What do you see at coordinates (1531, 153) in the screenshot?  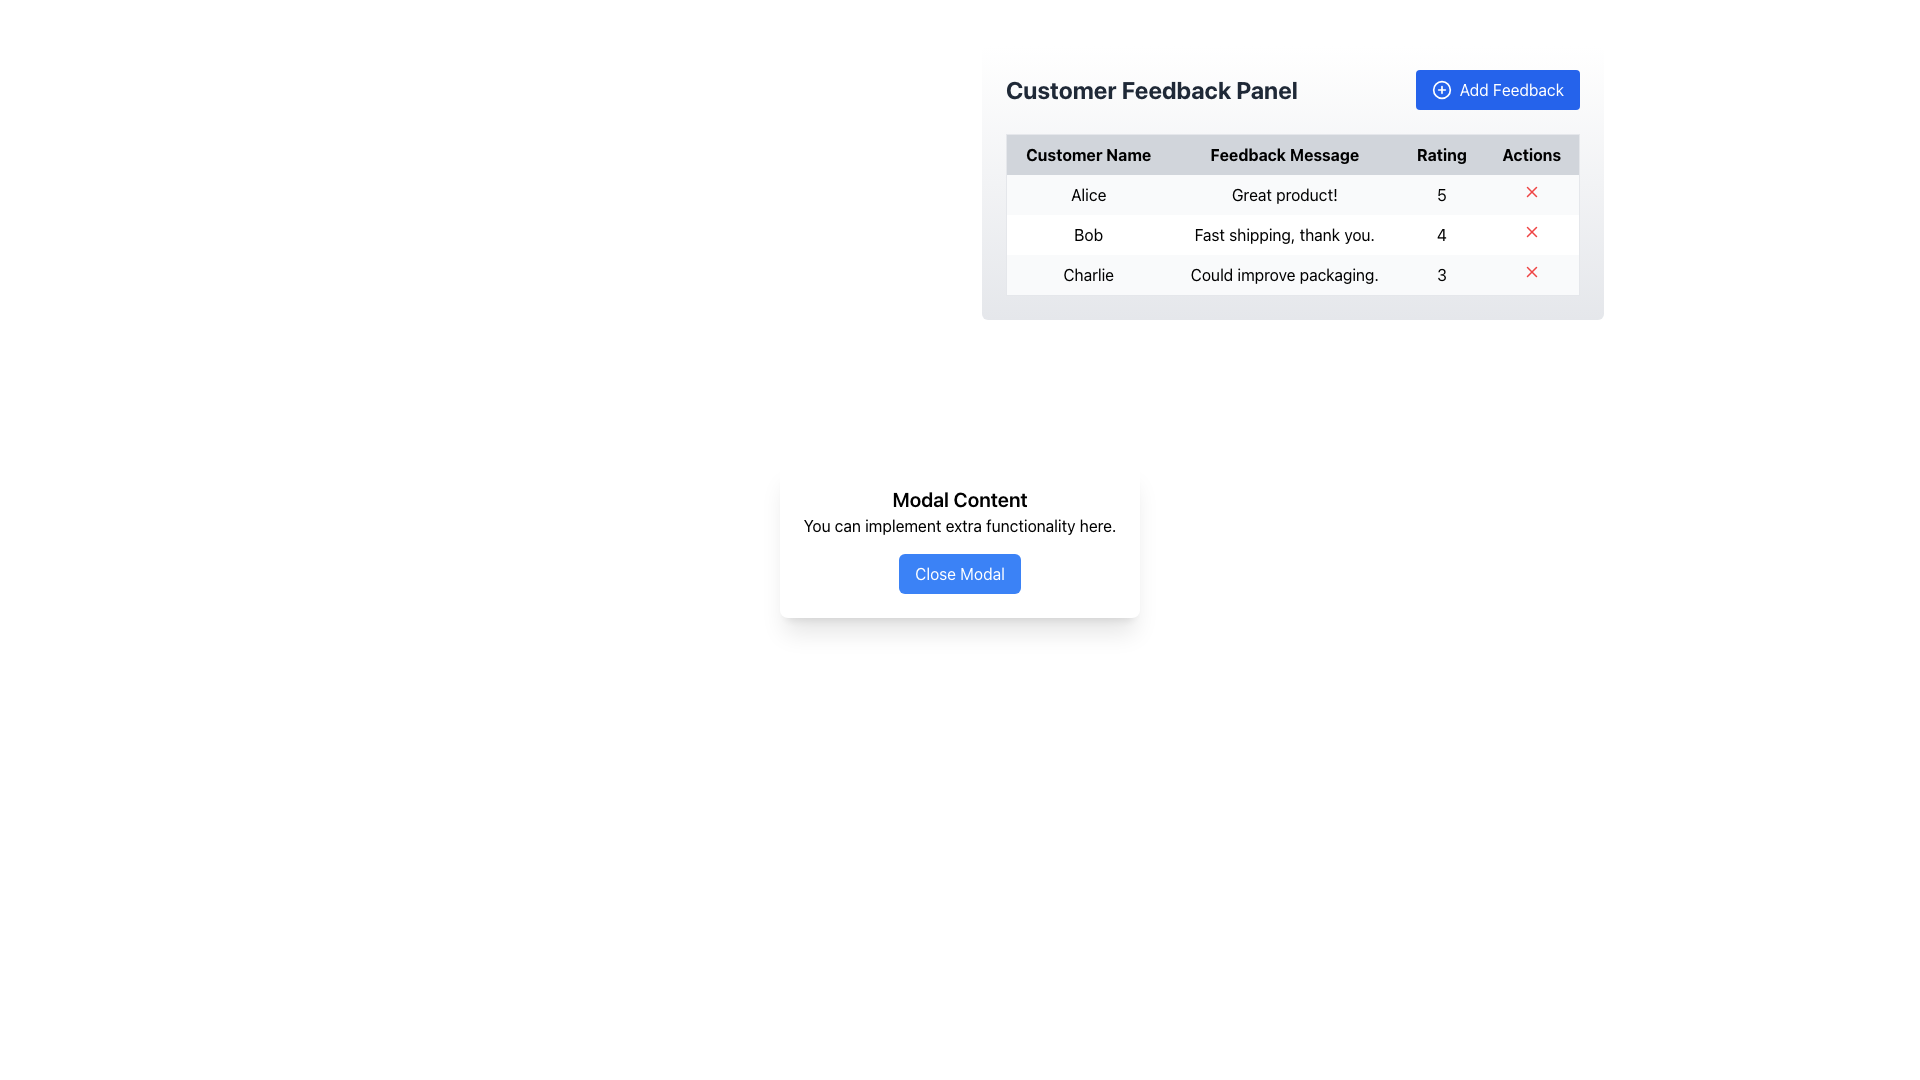 I see `the 'Actions' column header in the table, which is the fourth column header located to the right of the 'Rating' column header` at bounding box center [1531, 153].